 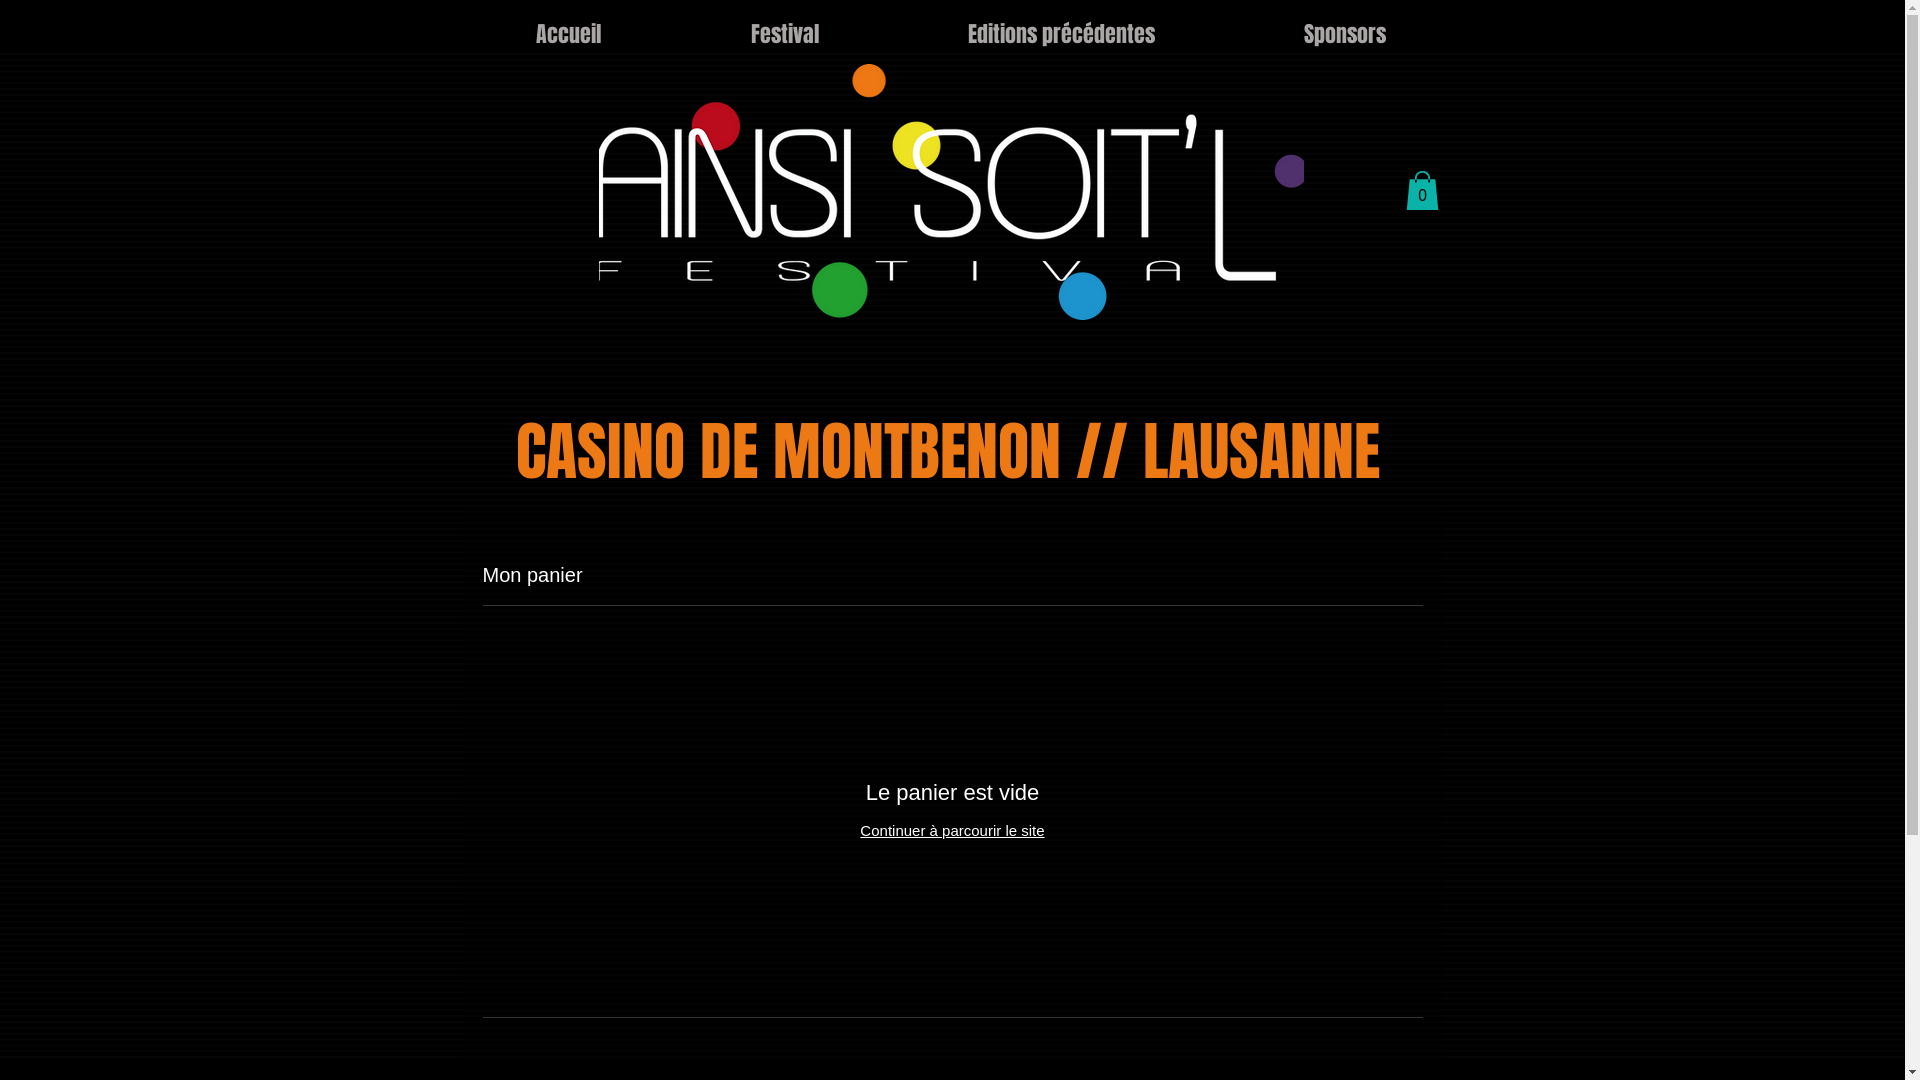 What do you see at coordinates (784, 34) in the screenshot?
I see `'Festival'` at bounding box center [784, 34].